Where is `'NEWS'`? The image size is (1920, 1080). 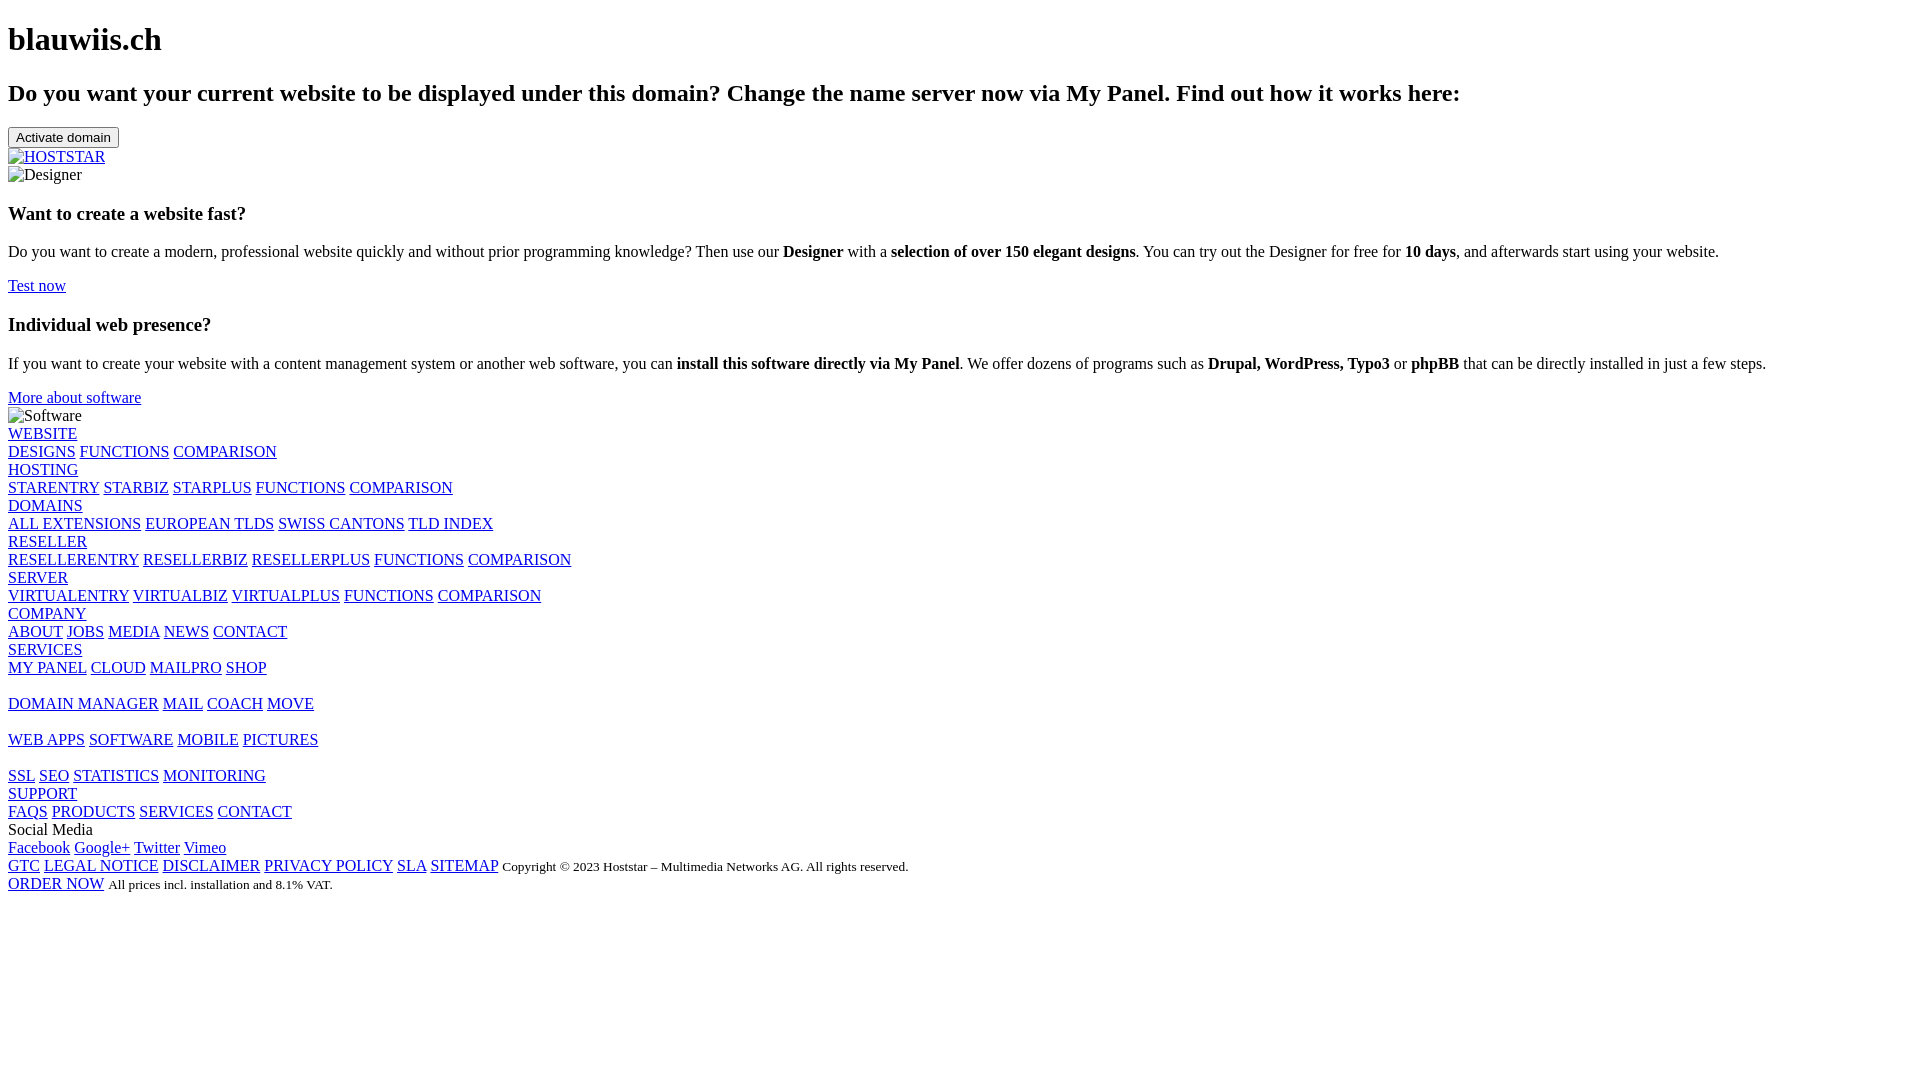
'NEWS' is located at coordinates (186, 631).